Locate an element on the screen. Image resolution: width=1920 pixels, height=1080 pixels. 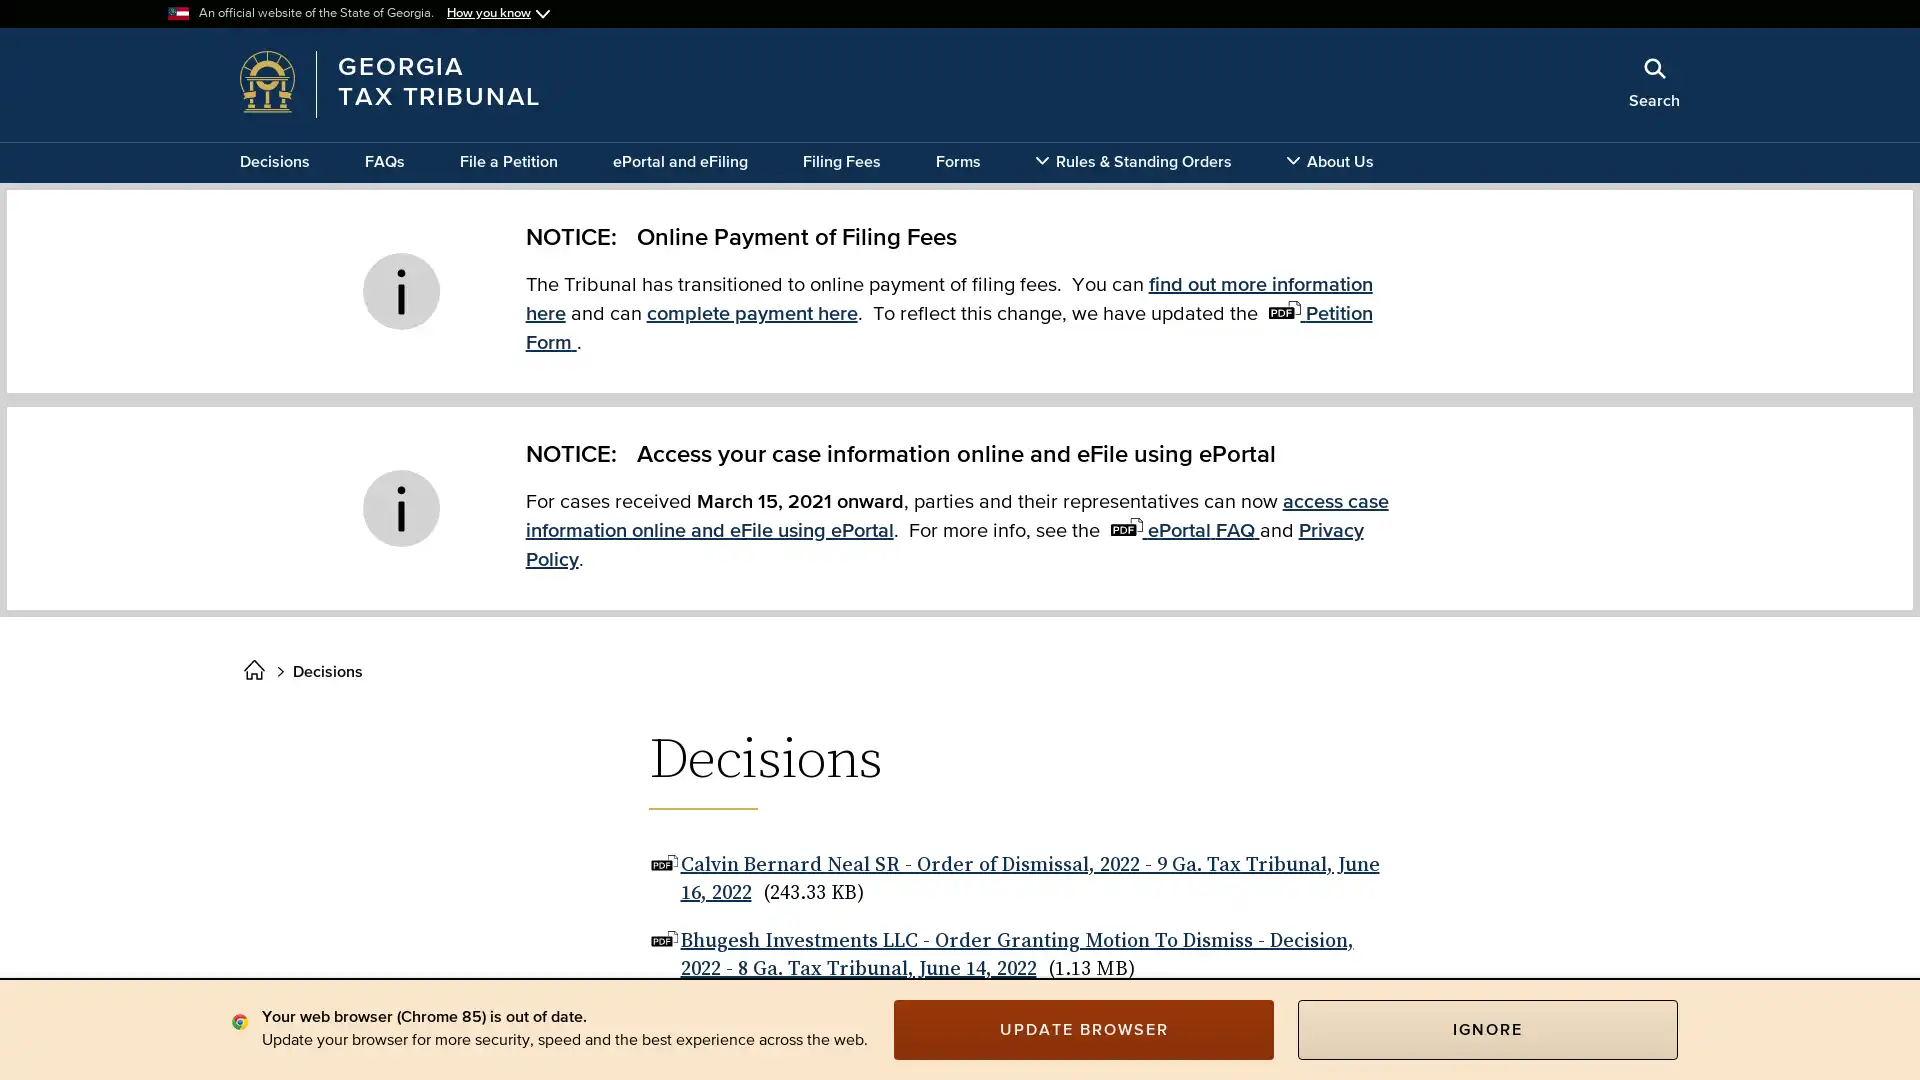
IGNORE is located at coordinates (1488, 1029).